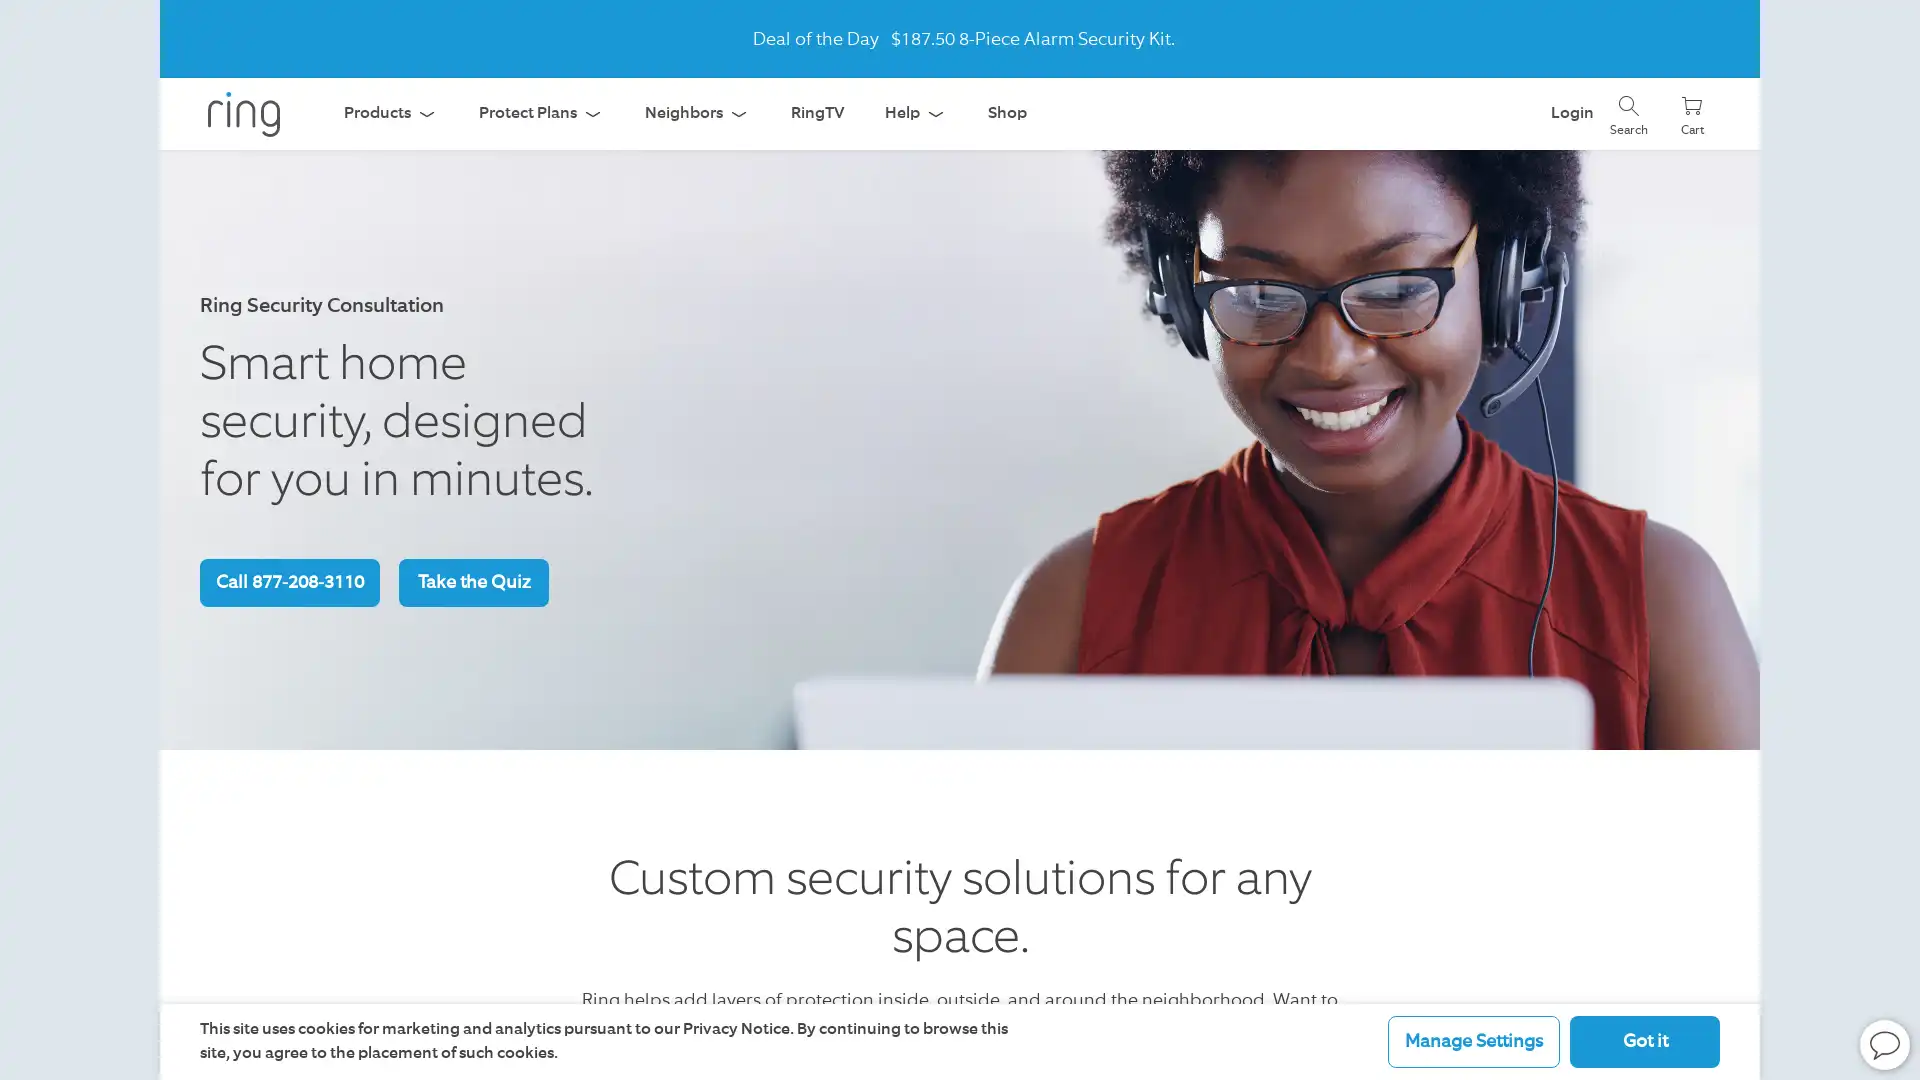  I want to click on Call 877-208-3110, so click(288, 582).